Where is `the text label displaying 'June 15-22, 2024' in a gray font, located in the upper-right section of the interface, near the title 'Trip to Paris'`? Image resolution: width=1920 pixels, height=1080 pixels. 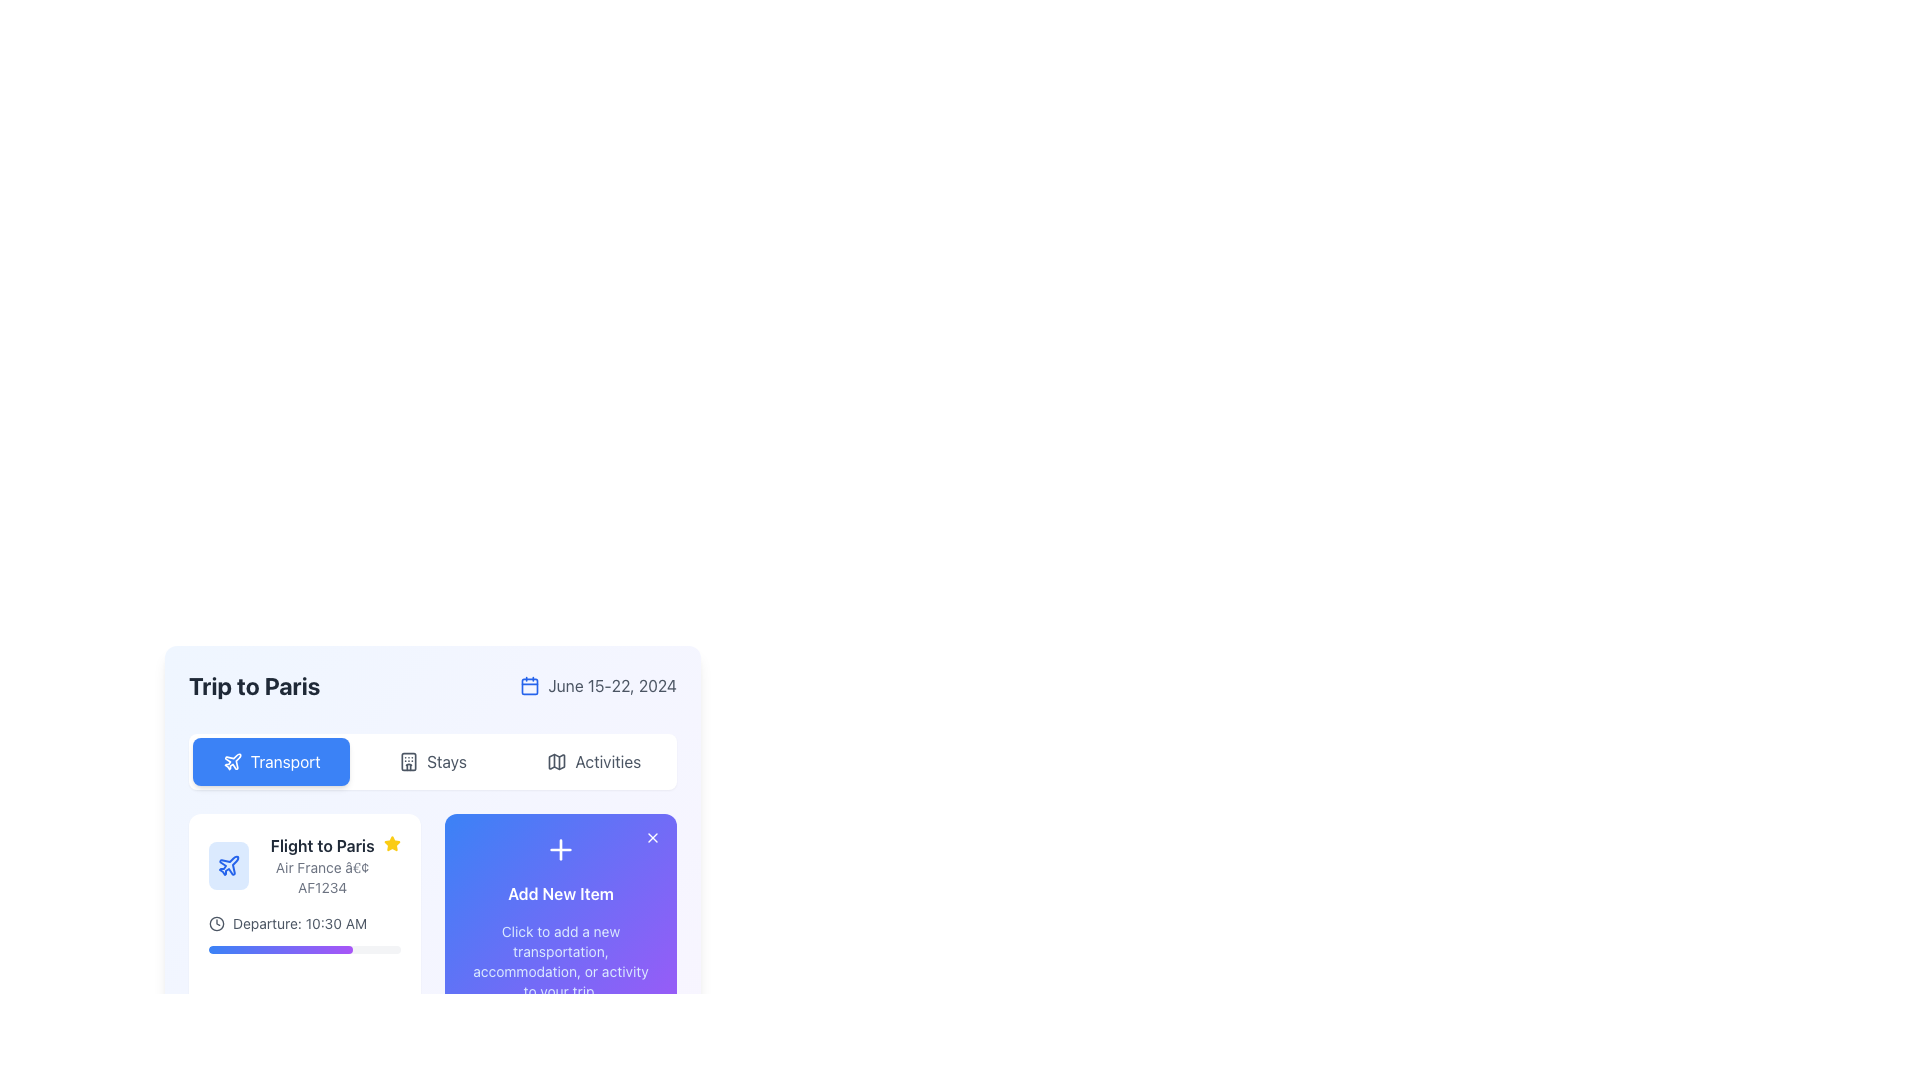 the text label displaying 'June 15-22, 2024' in a gray font, located in the upper-right section of the interface, near the title 'Trip to Paris' is located at coordinates (611, 685).